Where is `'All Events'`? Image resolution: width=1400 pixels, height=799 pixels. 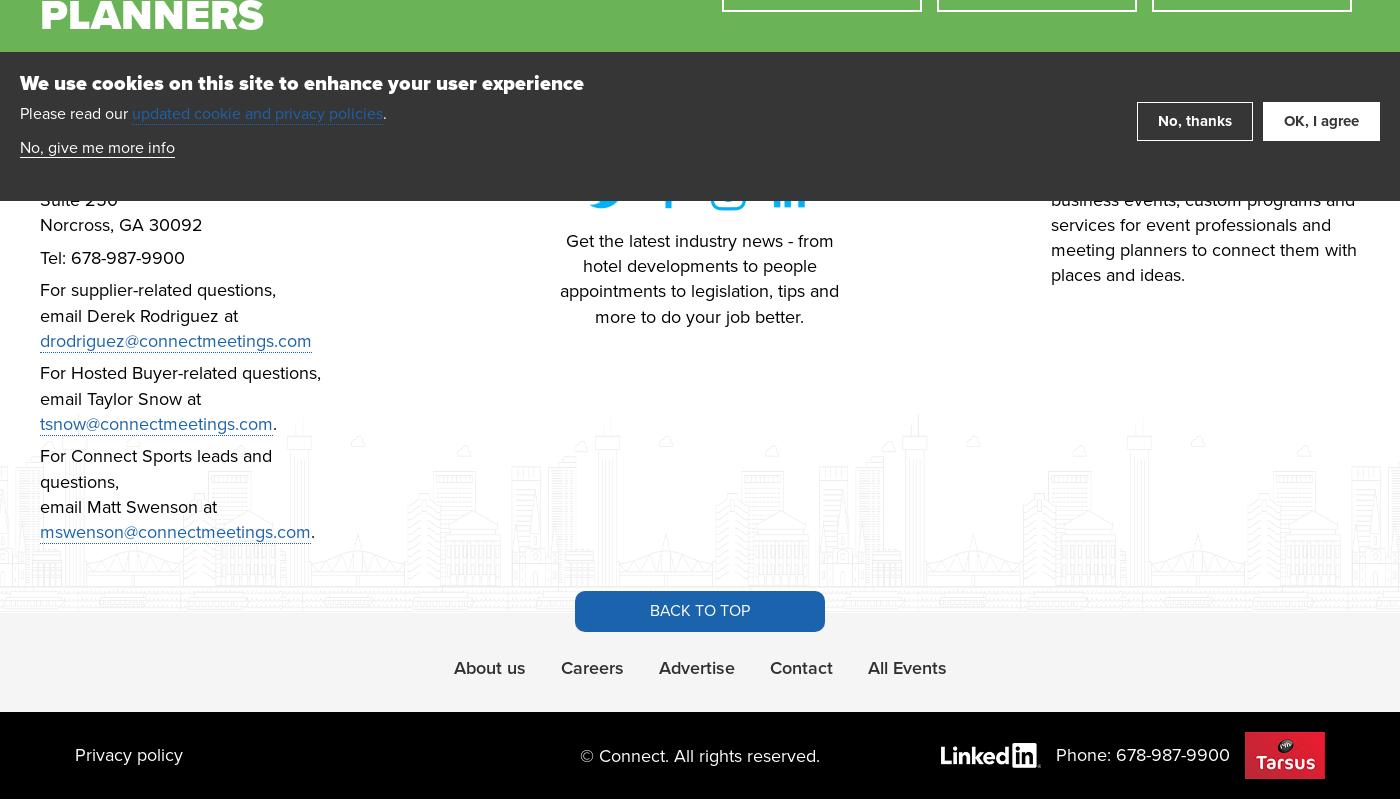
'All Events' is located at coordinates (867, 666).